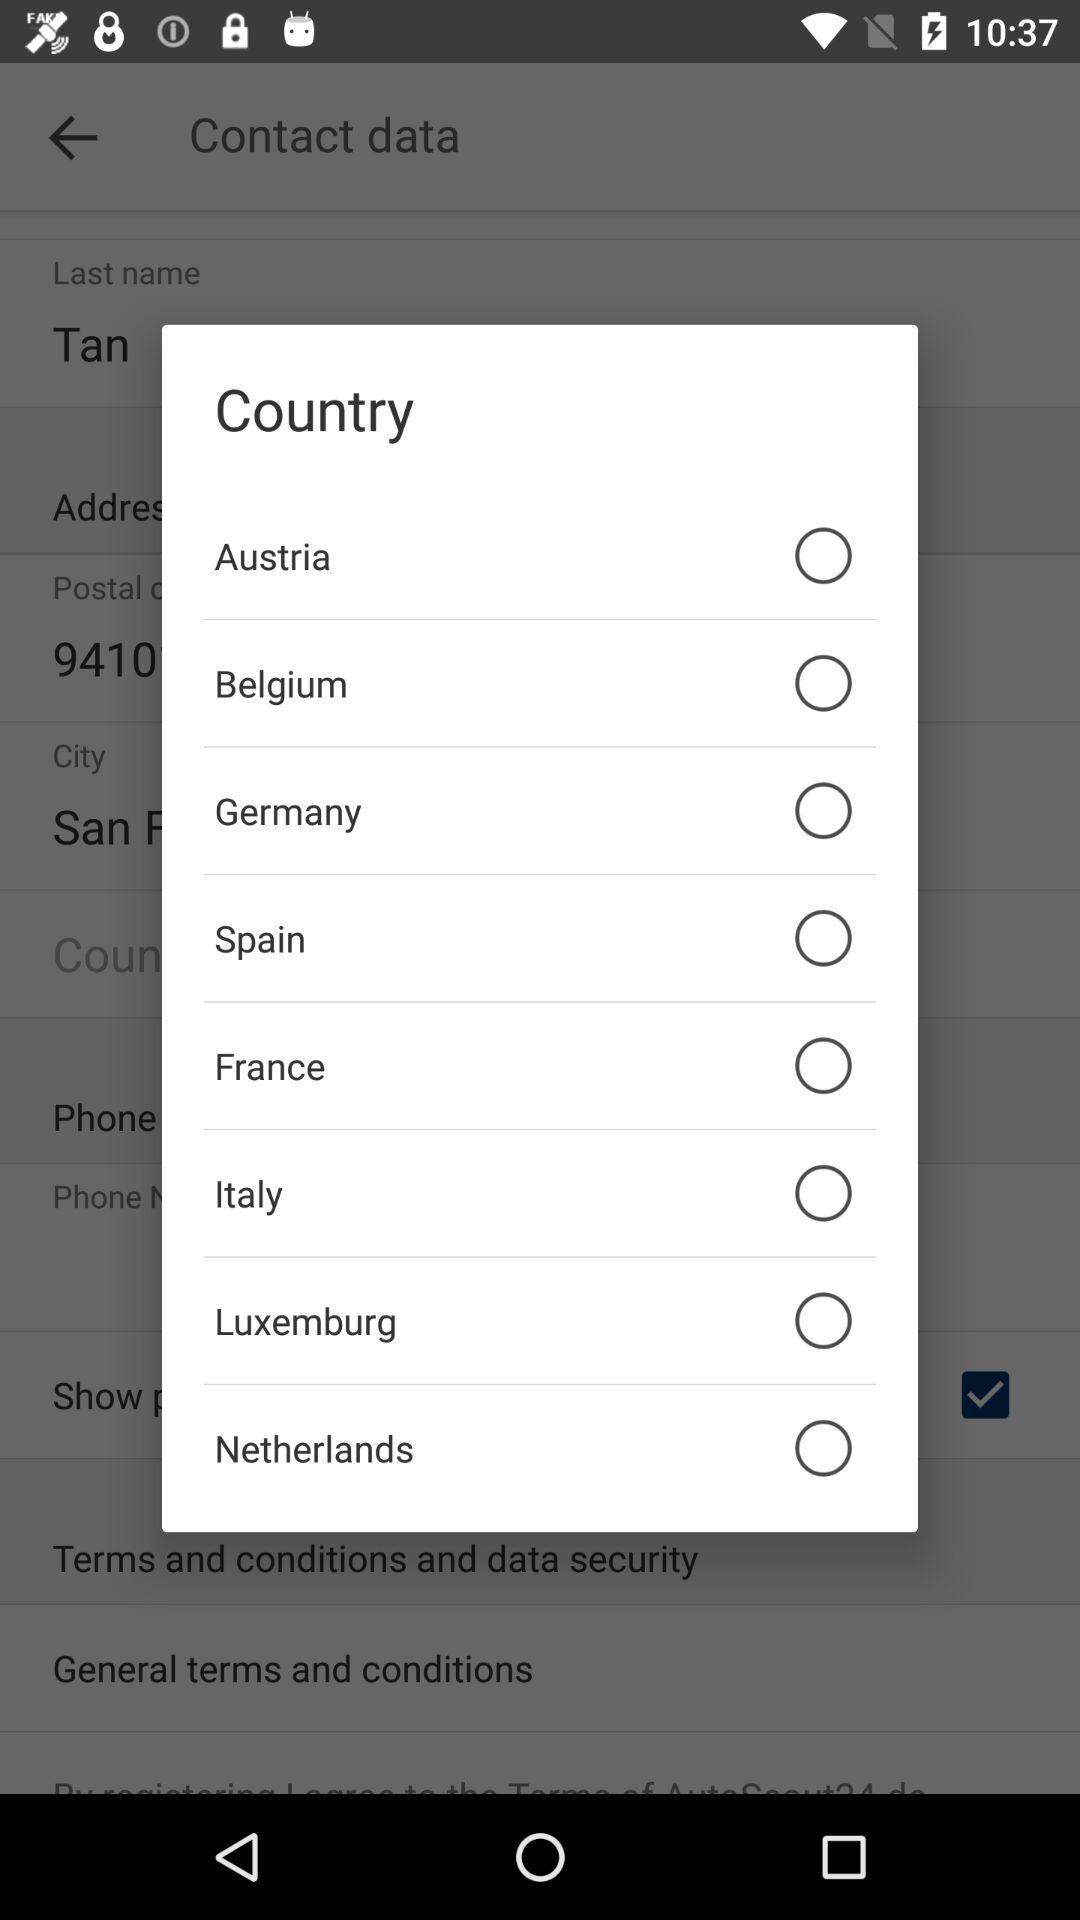  Describe the element at coordinates (540, 1320) in the screenshot. I see `the luxemburg item` at that location.